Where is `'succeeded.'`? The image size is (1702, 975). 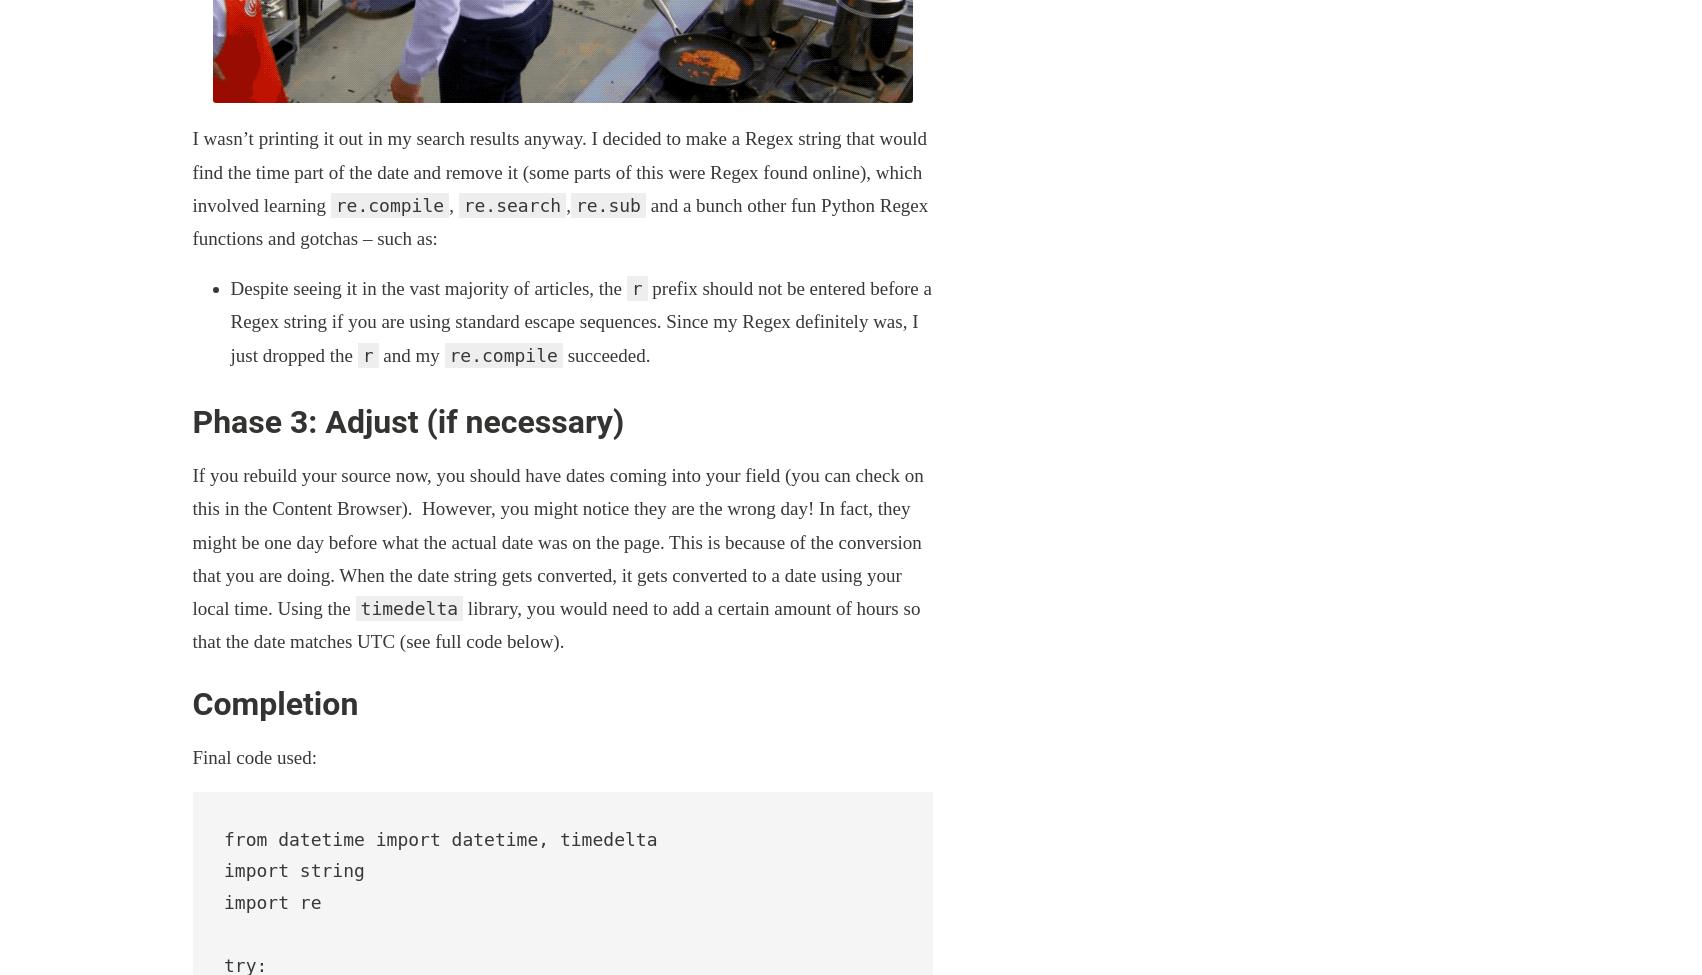 'succeeded.' is located at coordinates (606, 353).